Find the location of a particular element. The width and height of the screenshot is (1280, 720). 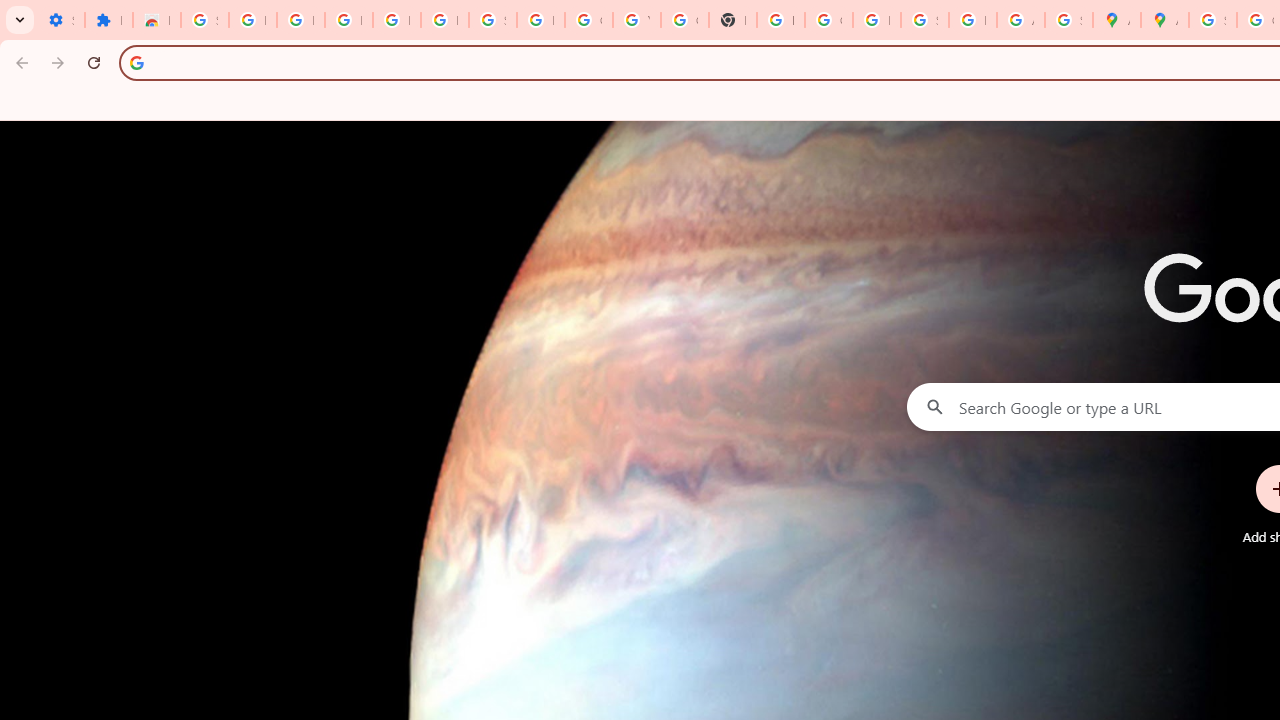

'New Tab' is located at coordinates (731, 20).